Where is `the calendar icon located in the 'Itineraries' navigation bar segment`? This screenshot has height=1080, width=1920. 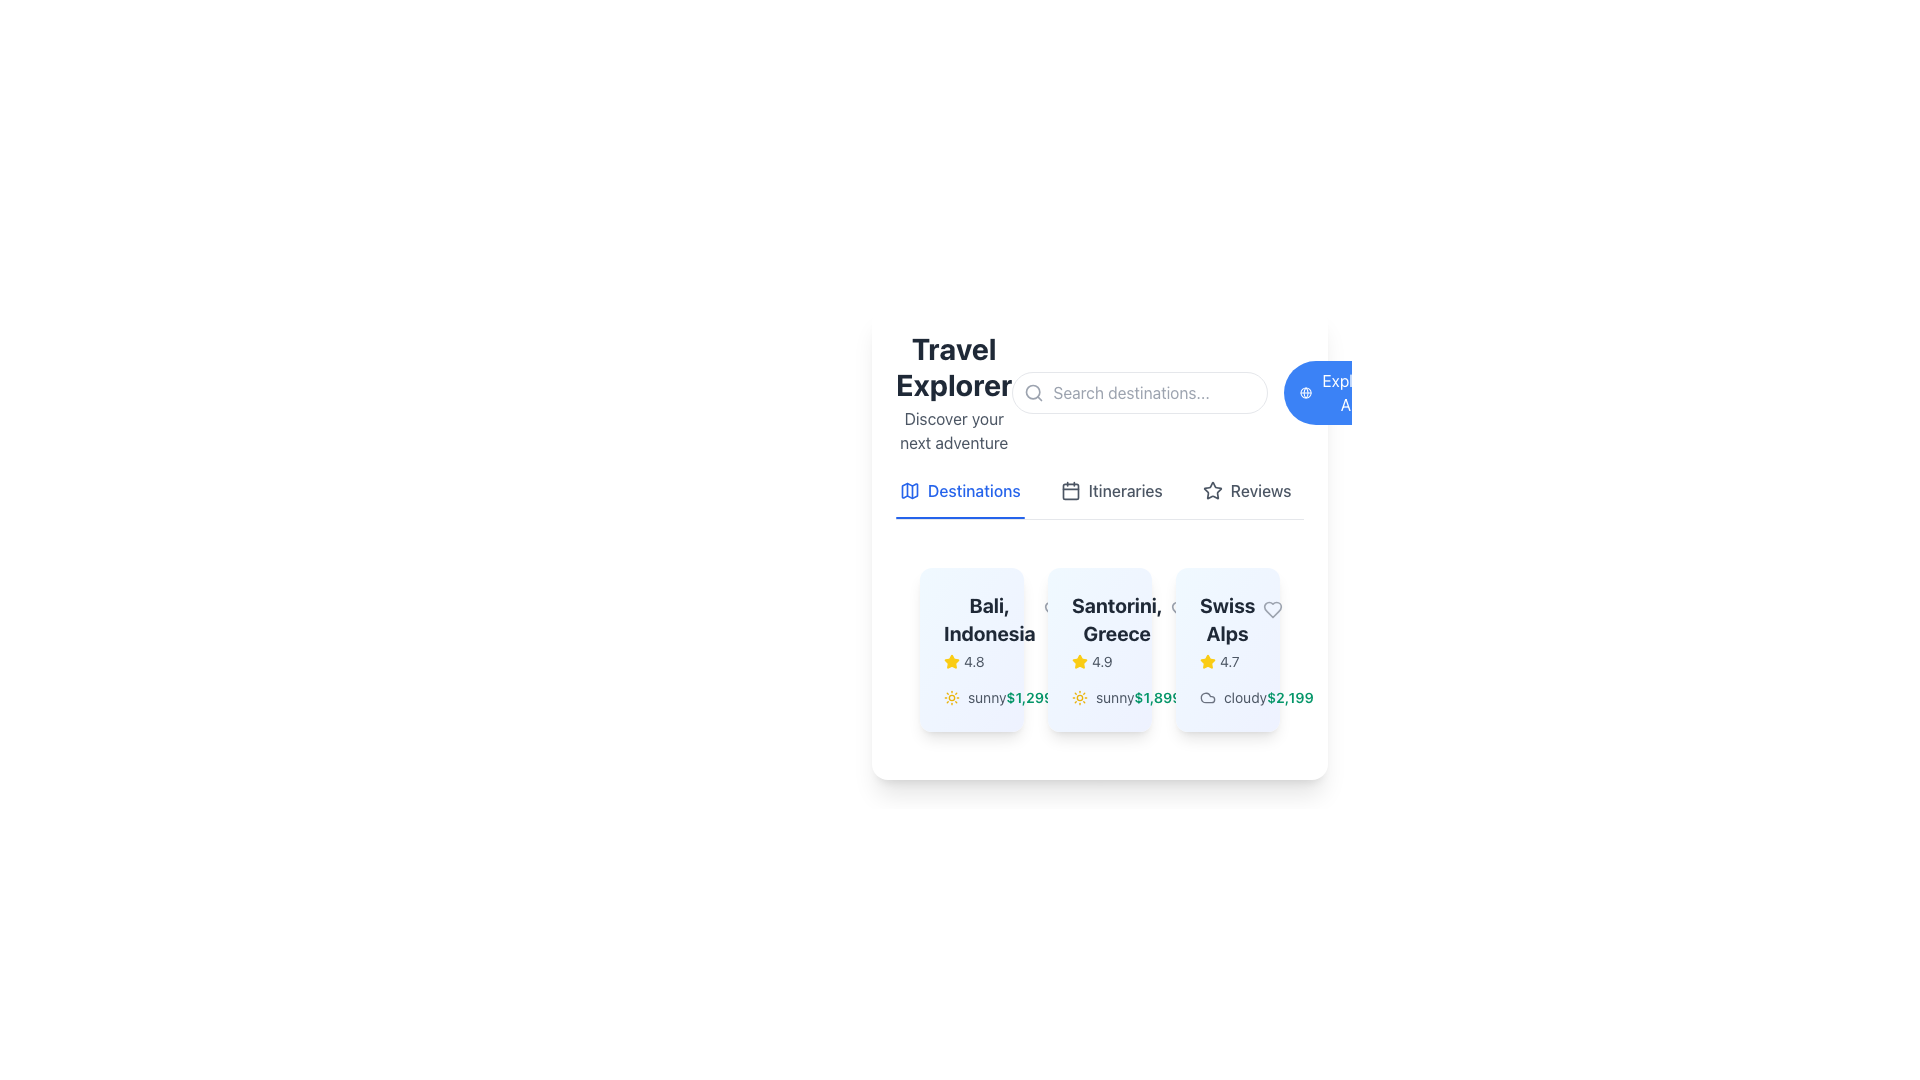 the calendar icon located in the 'Itineraries' navigation bar segment is located at coordinates (1069, 490).